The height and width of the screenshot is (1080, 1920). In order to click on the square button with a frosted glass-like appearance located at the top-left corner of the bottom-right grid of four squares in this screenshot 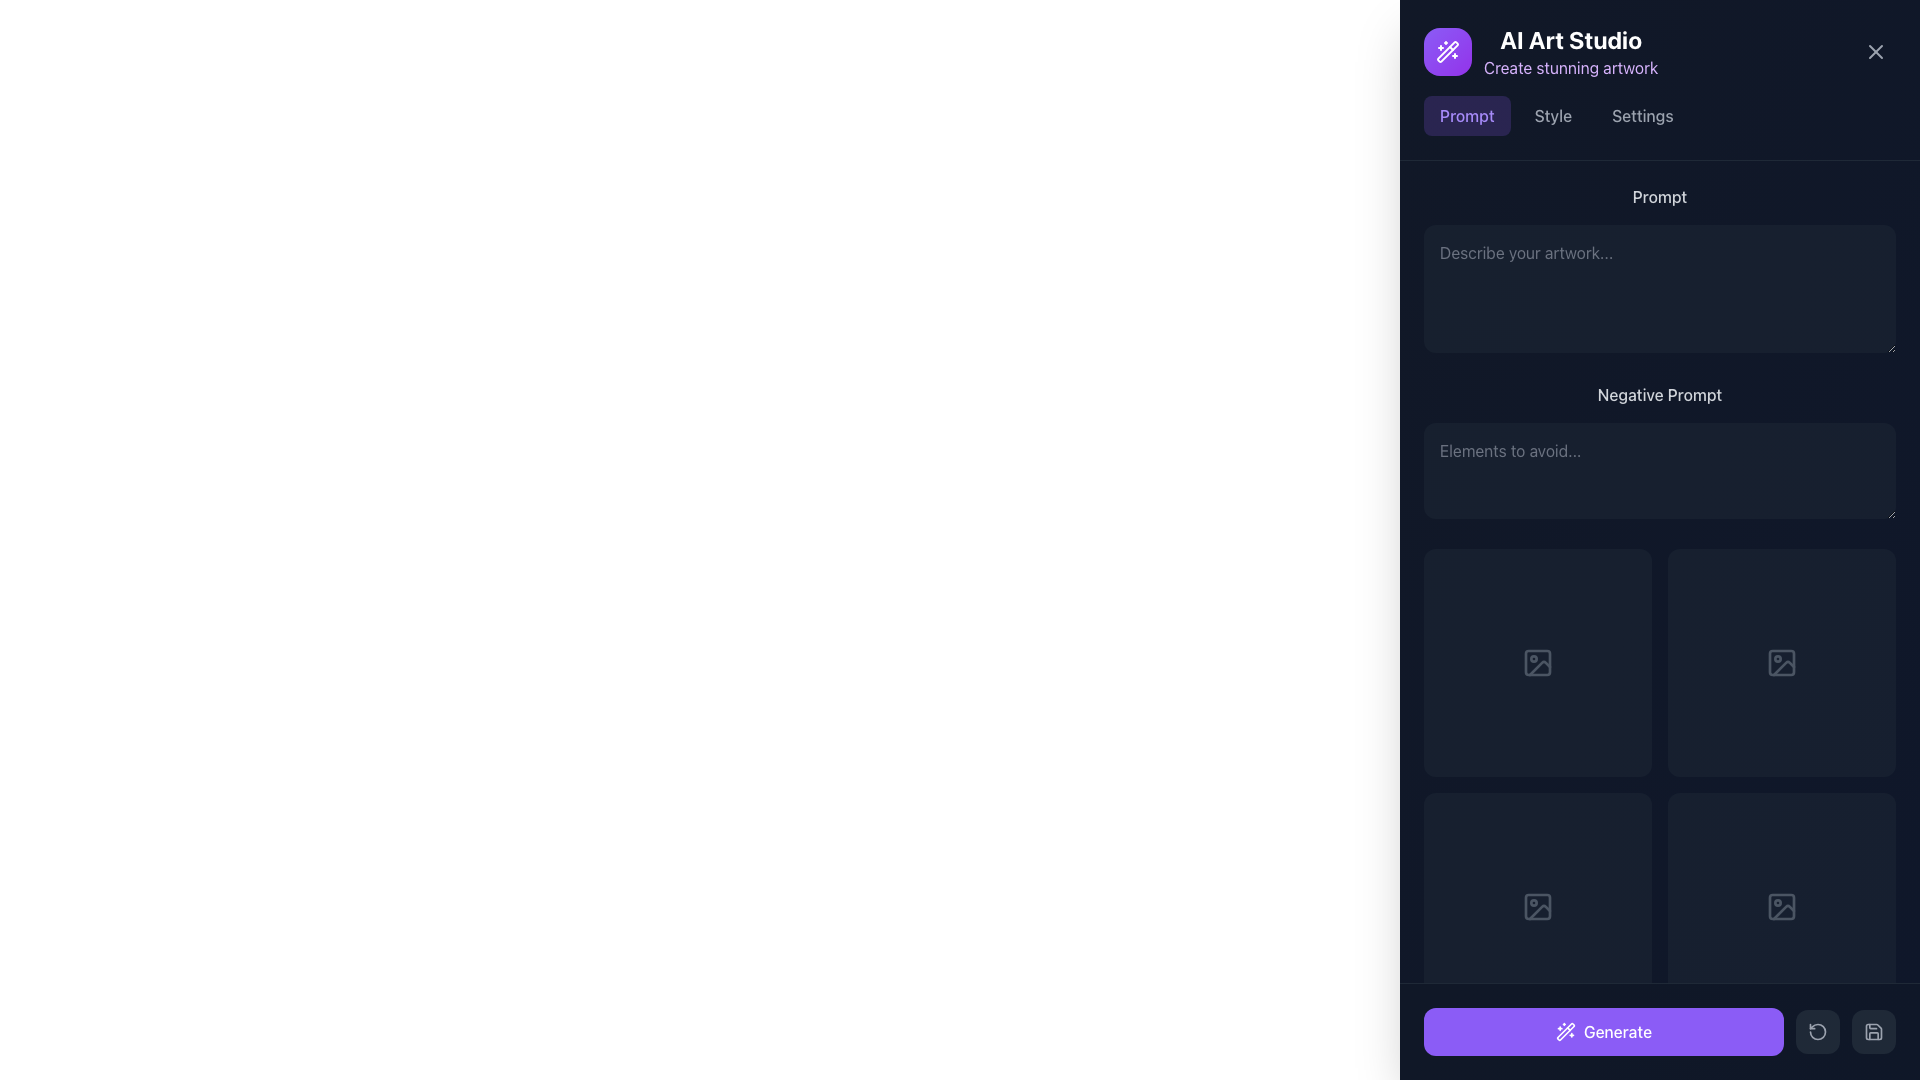, I will do `click(1755, 663)`.